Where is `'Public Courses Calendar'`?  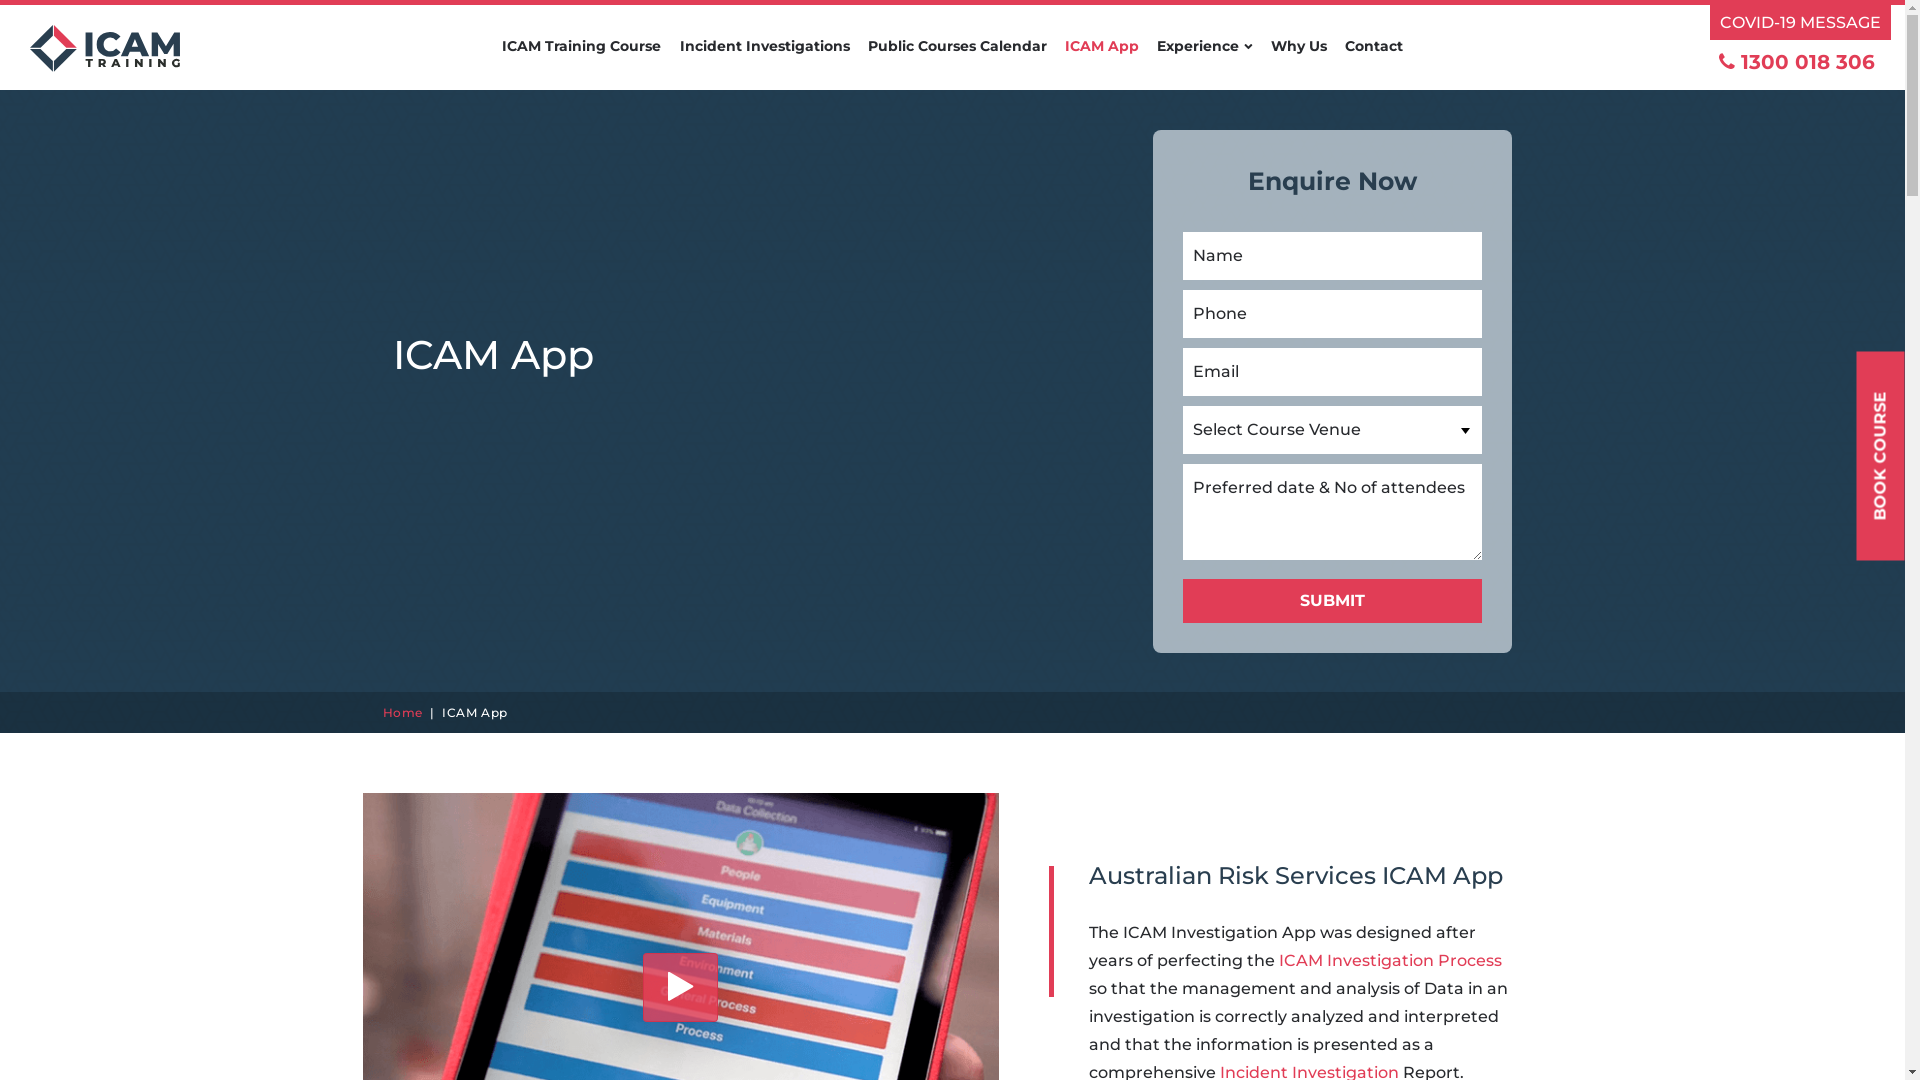
'Public Courses Calendar' is located at coordinates (956, 60).